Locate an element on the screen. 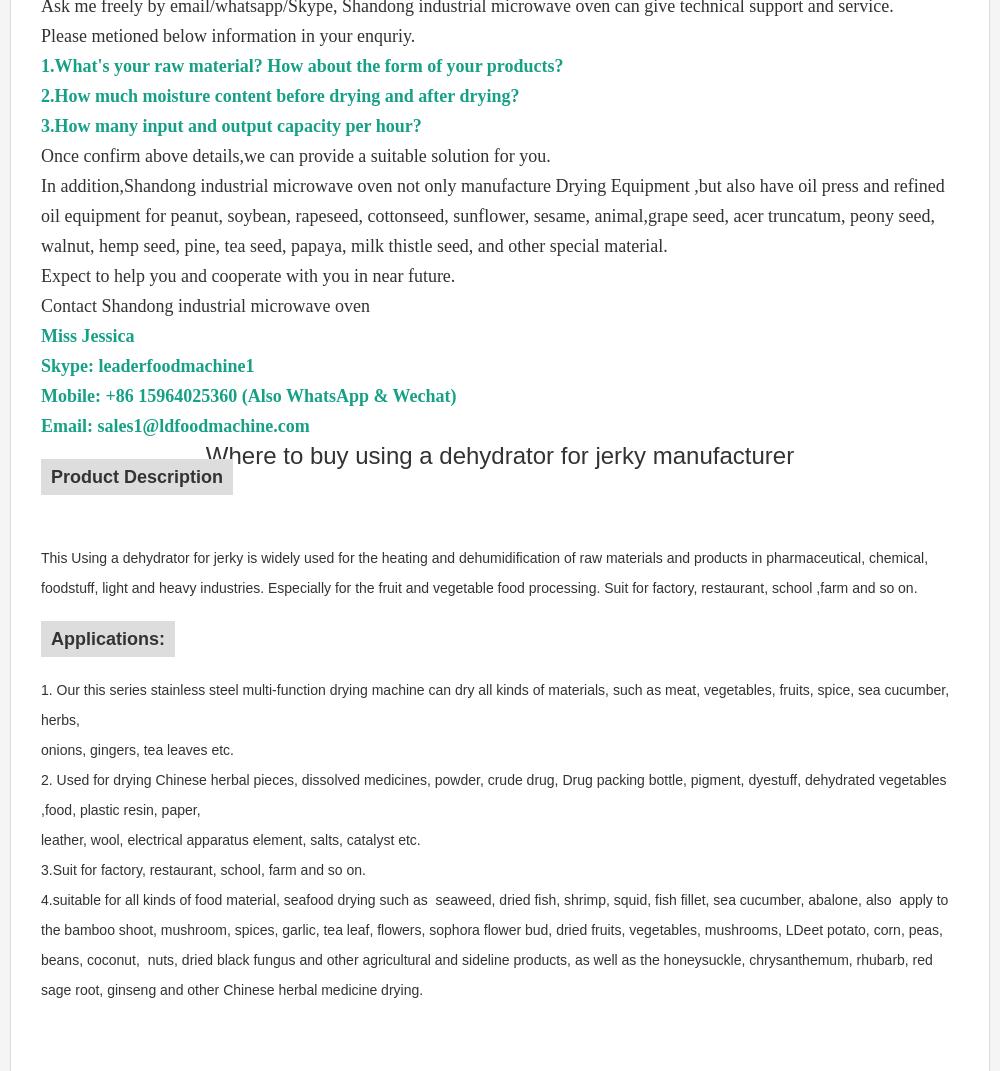  'Once confirm above details,we can provide a suitable solution for you.' is located at coordinates (295, 155).